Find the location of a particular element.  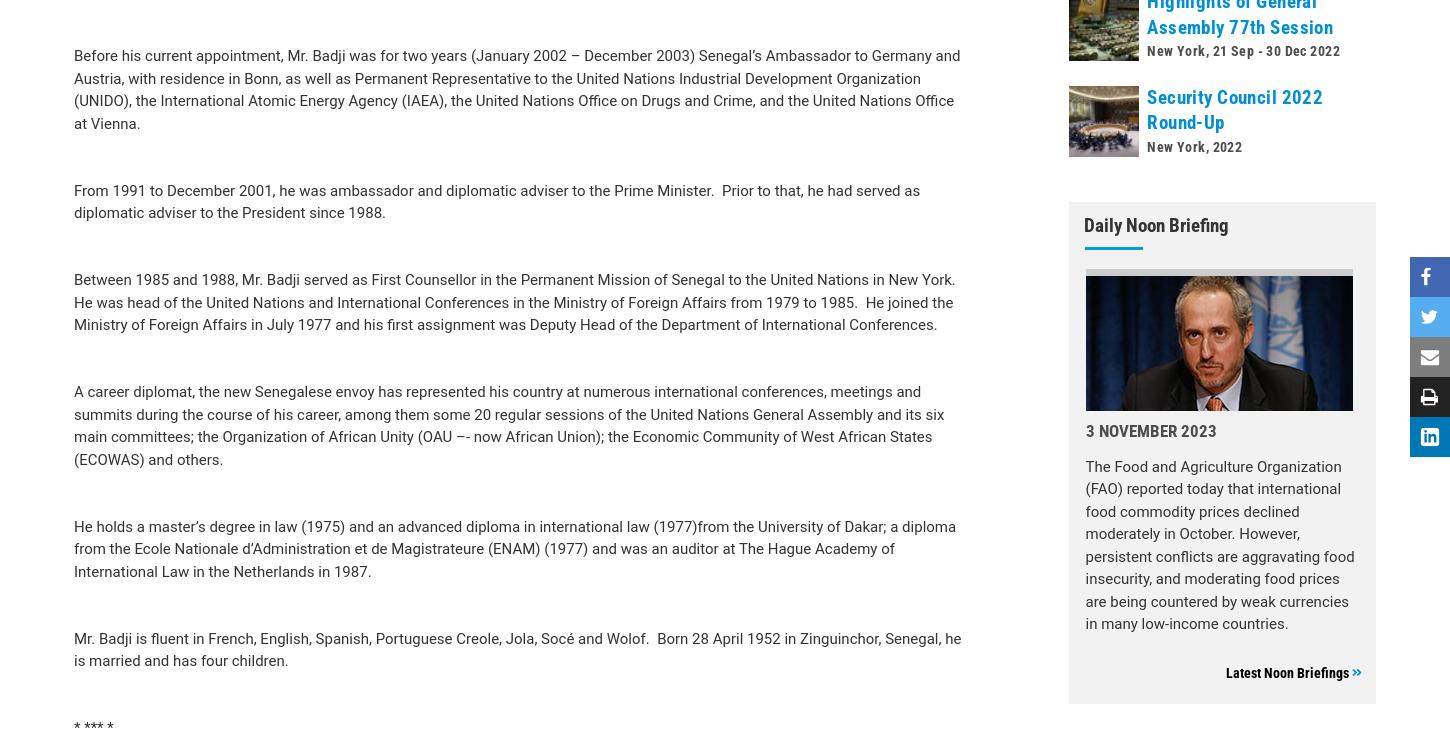

'* *** *' is located at coordinates (73, 538).